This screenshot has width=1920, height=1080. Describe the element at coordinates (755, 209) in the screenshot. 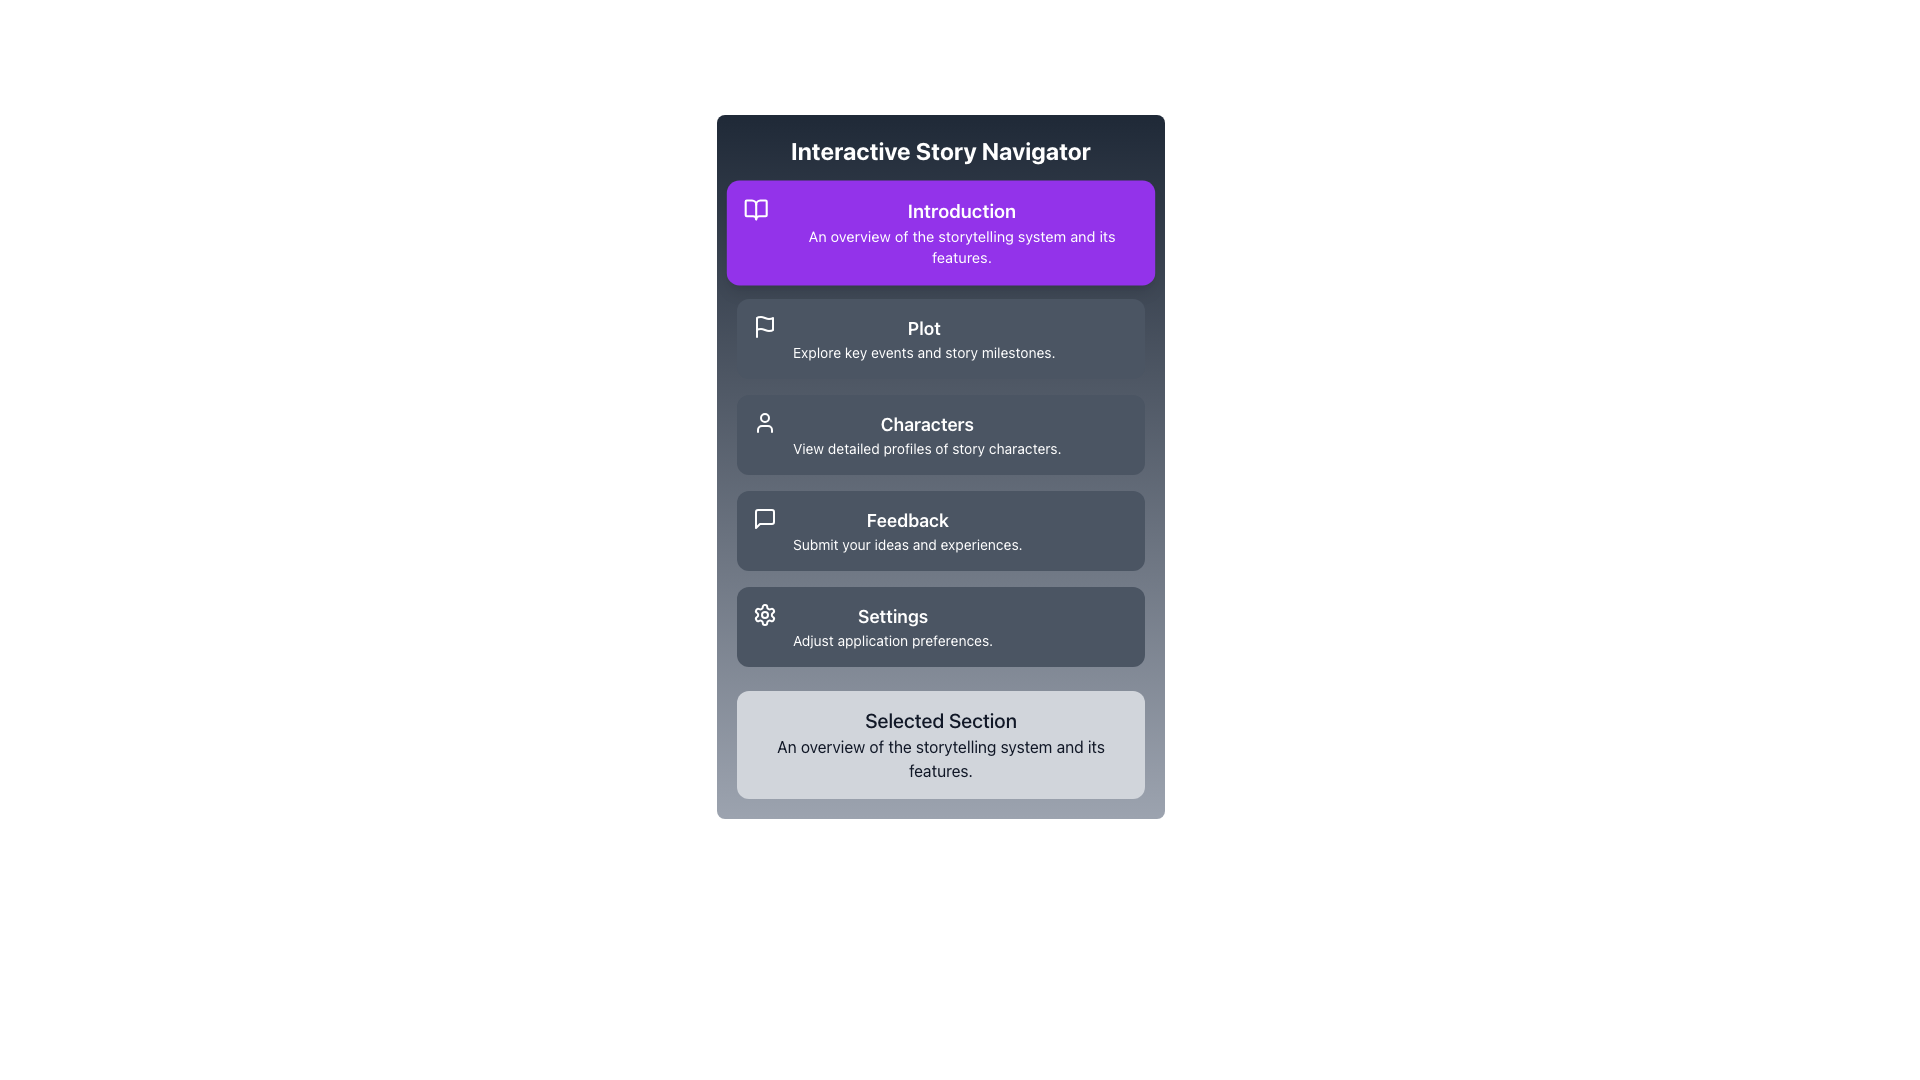

I see `the 'Introduction' section icon, which visually indicates information or a starting point and is positioned to the left of the 'Introduction' text` at that location.